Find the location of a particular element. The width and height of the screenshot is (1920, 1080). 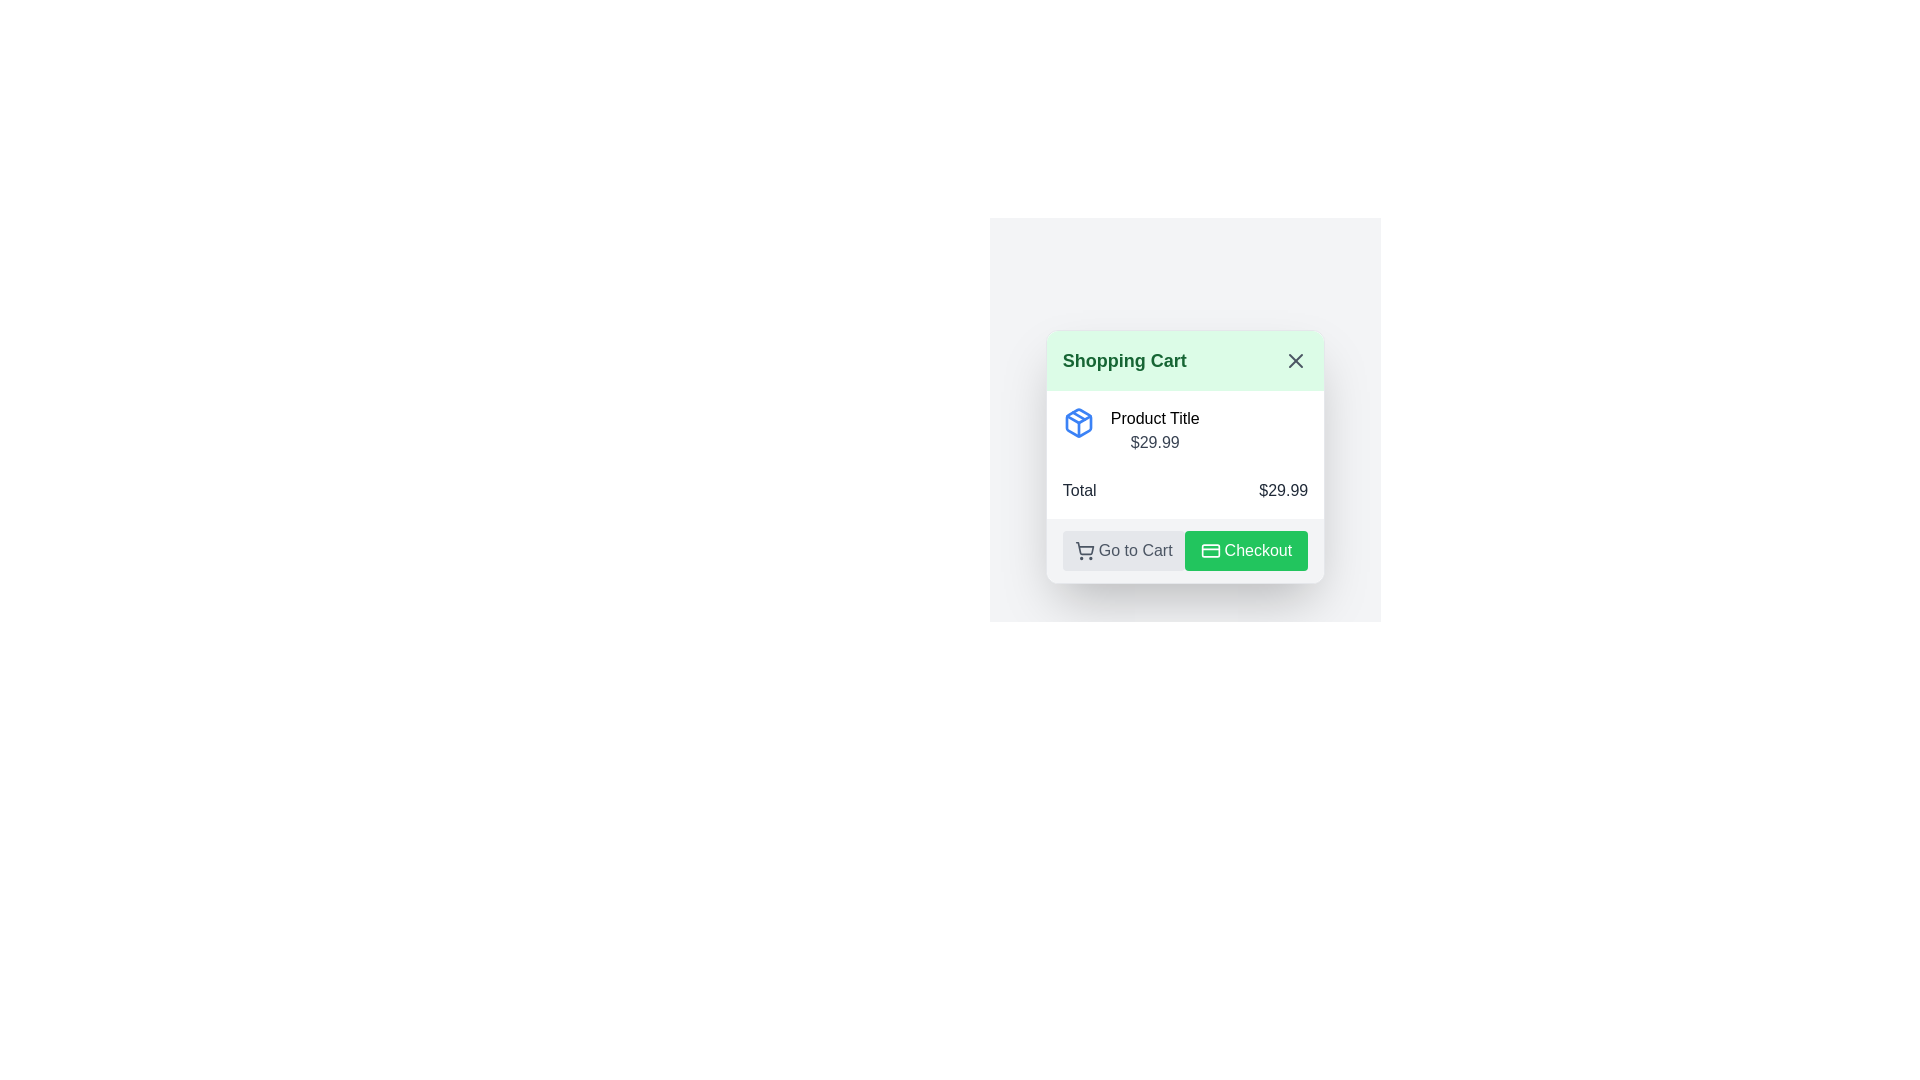

static text label displaying 'Total' located in the shopping cart summary box on the left side of the total price display is located at coordinates (1078, 490).